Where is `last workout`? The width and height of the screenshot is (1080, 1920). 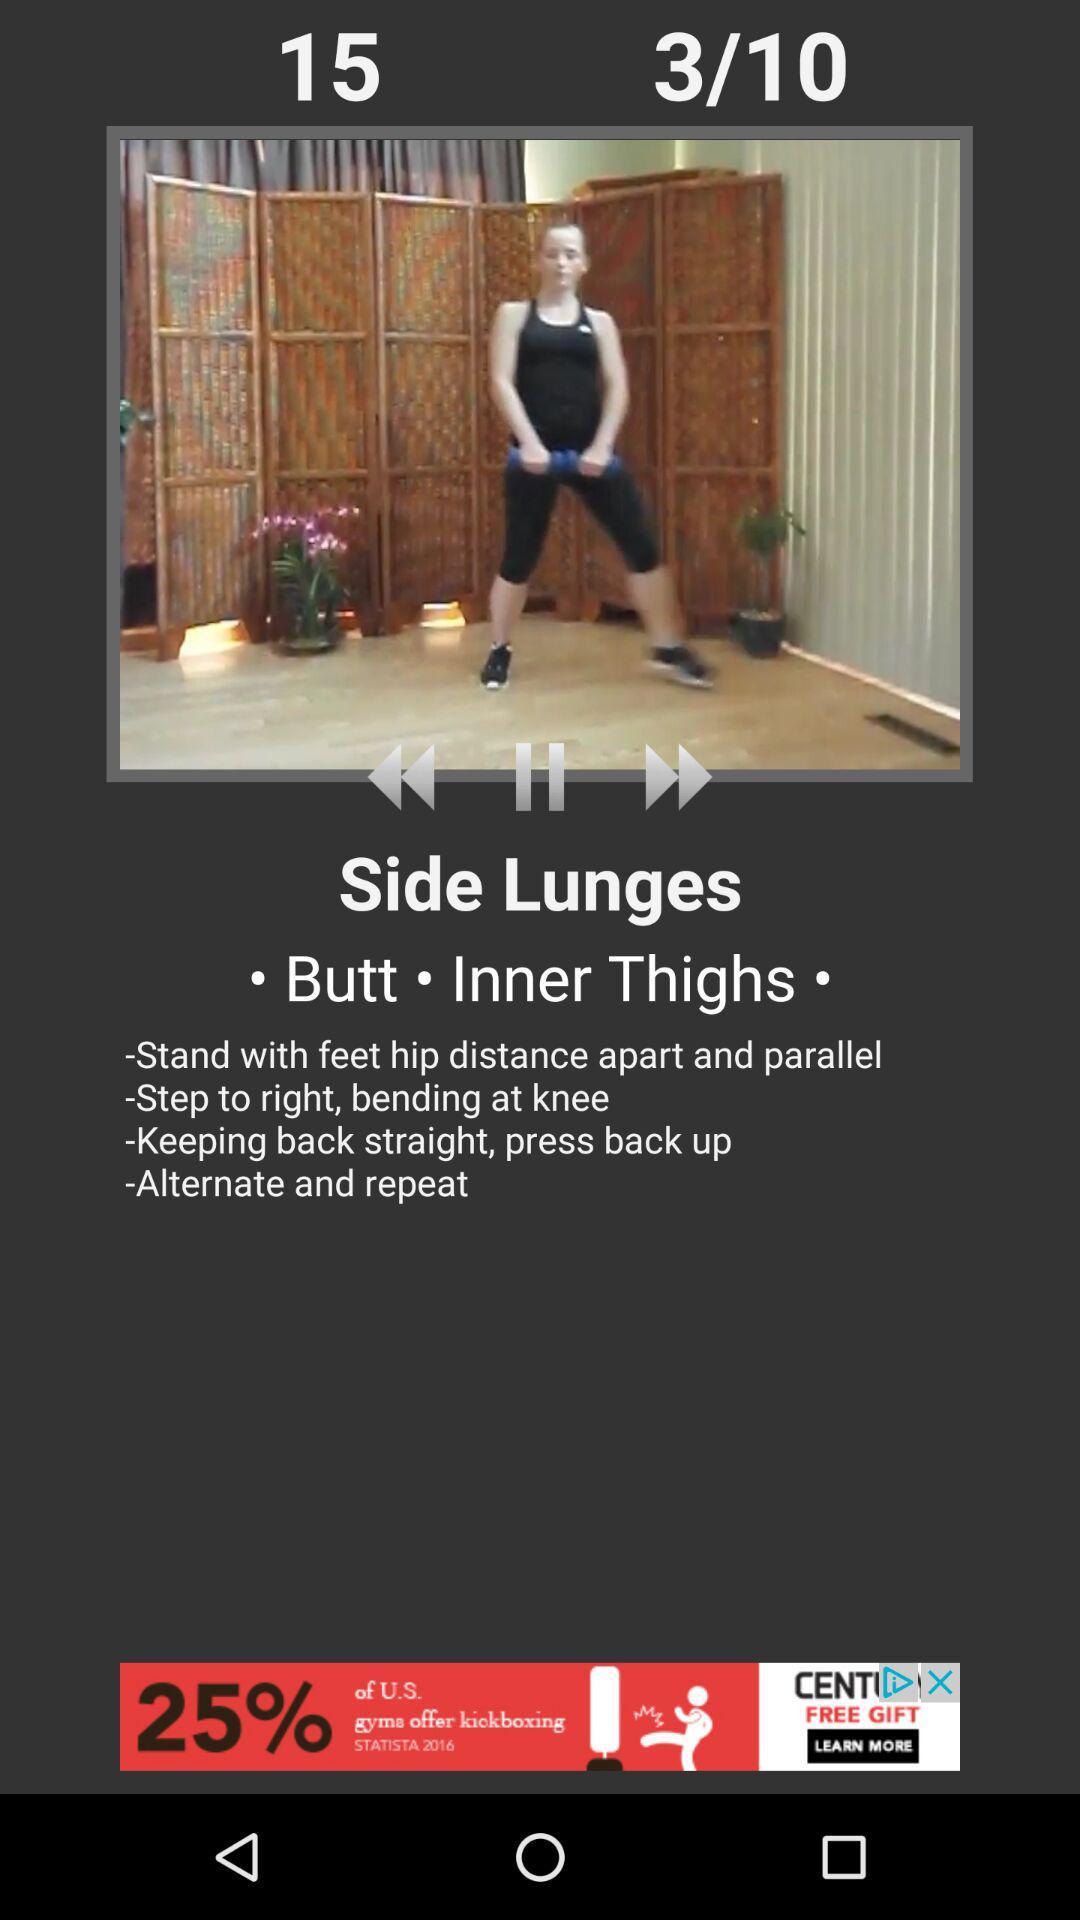
last workout is located at coordinates (407, 776).